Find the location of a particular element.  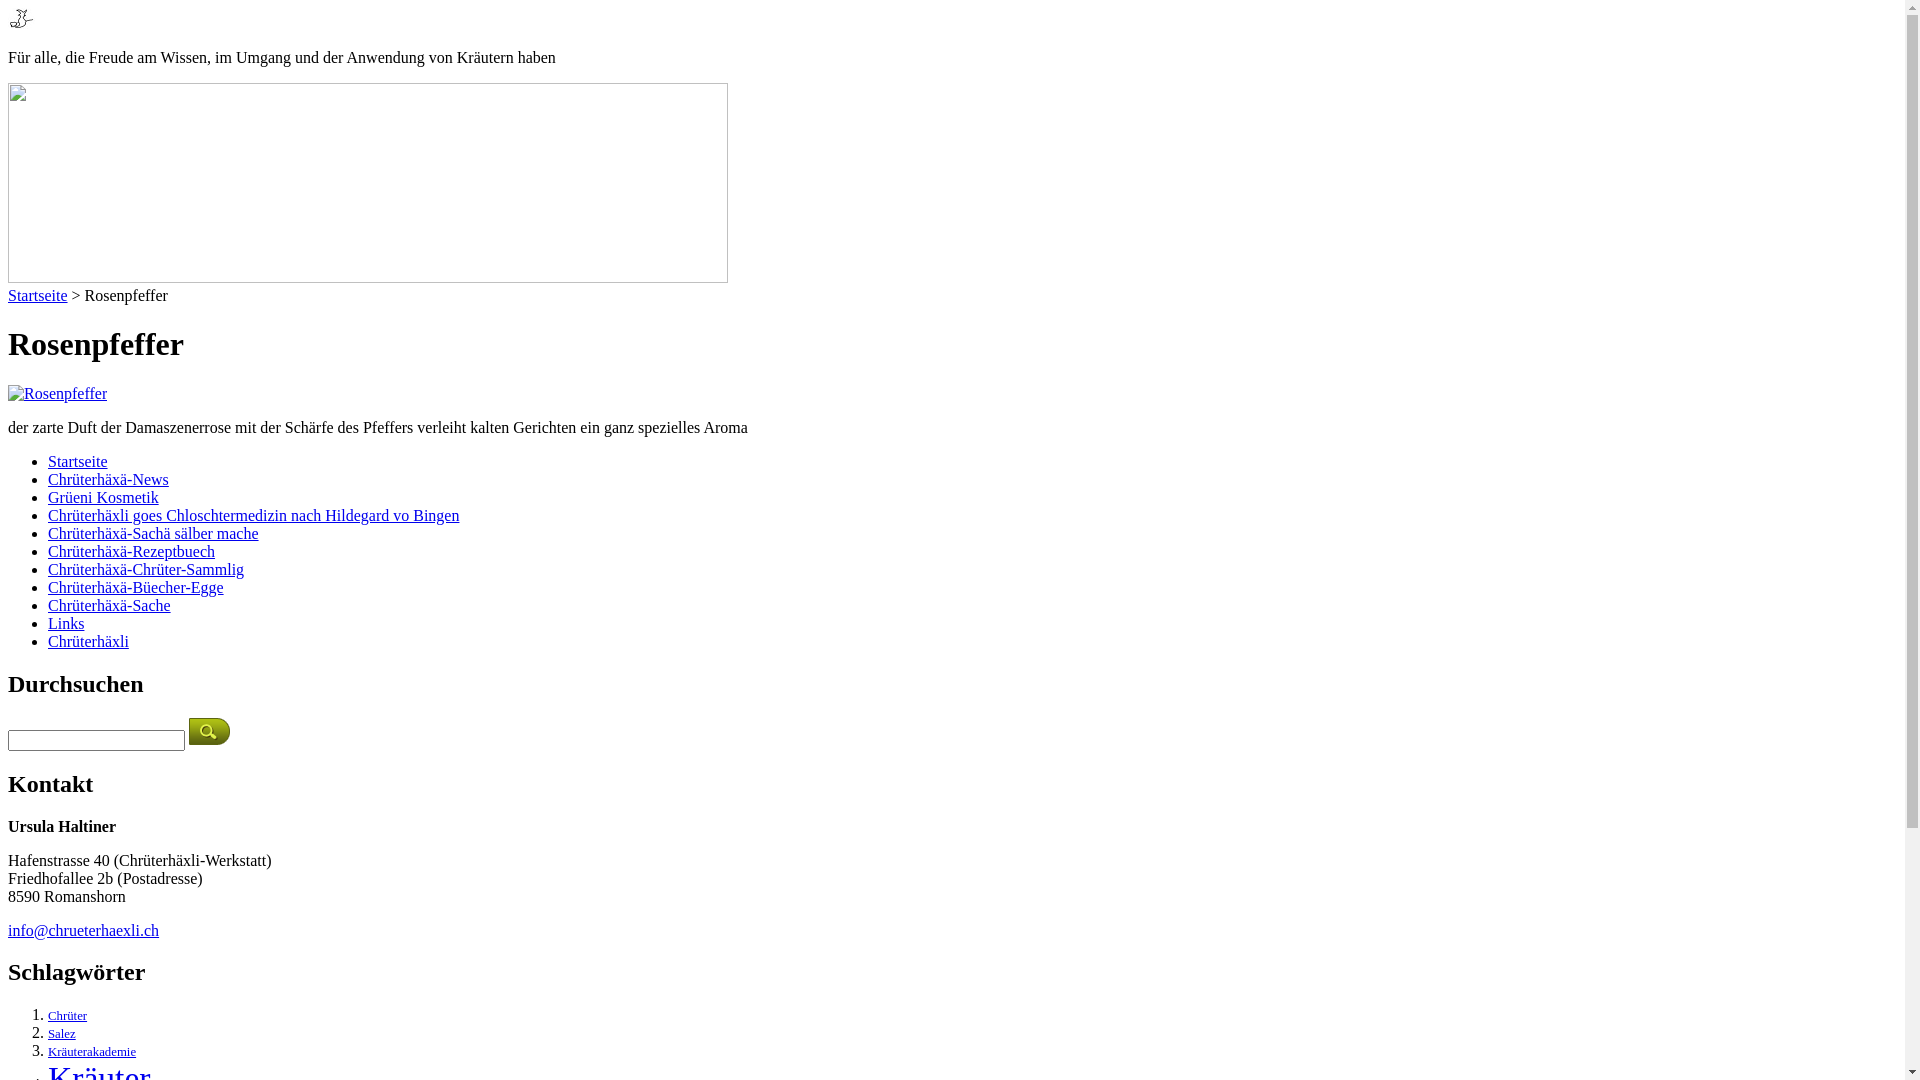

'info@chrueterhaexli.ch' is located at coordinates (82, 930).